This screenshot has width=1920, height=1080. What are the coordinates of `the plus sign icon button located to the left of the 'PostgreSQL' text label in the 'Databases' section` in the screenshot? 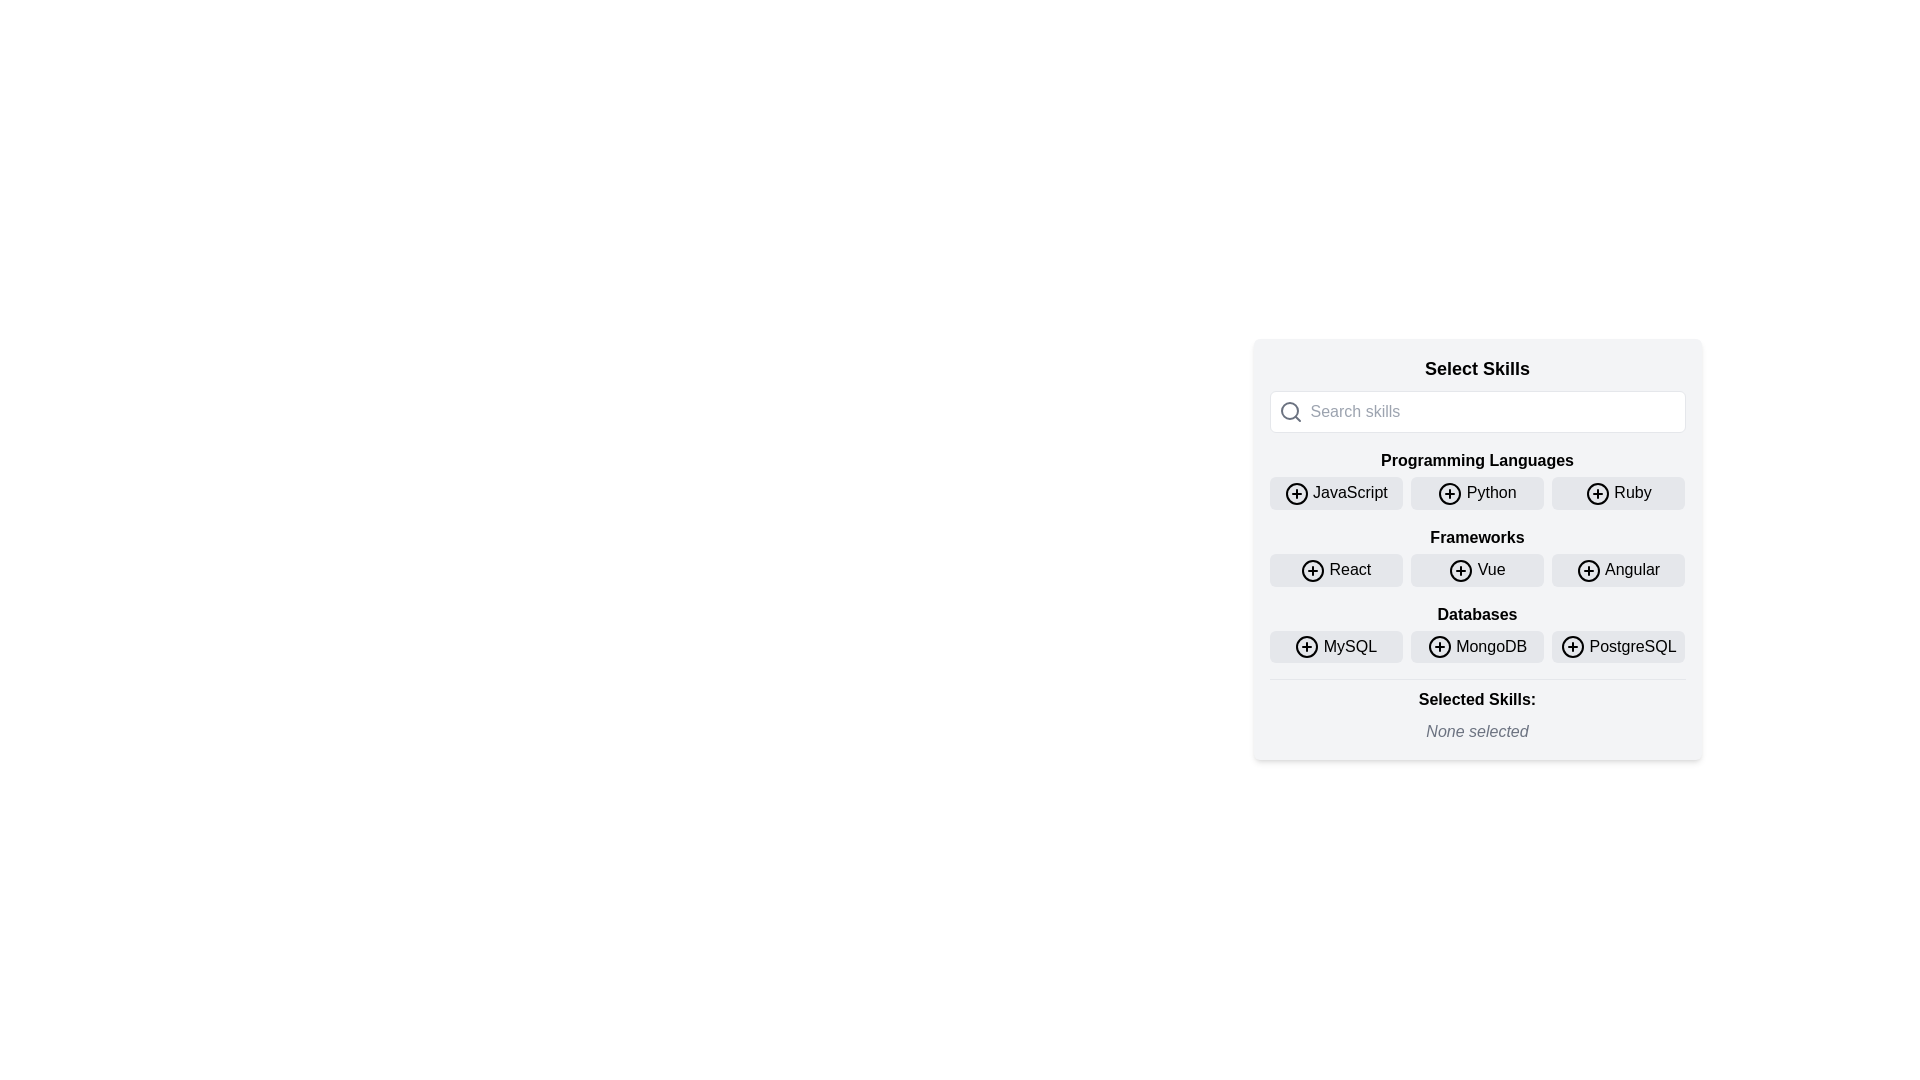 It's located at (1572, 647).